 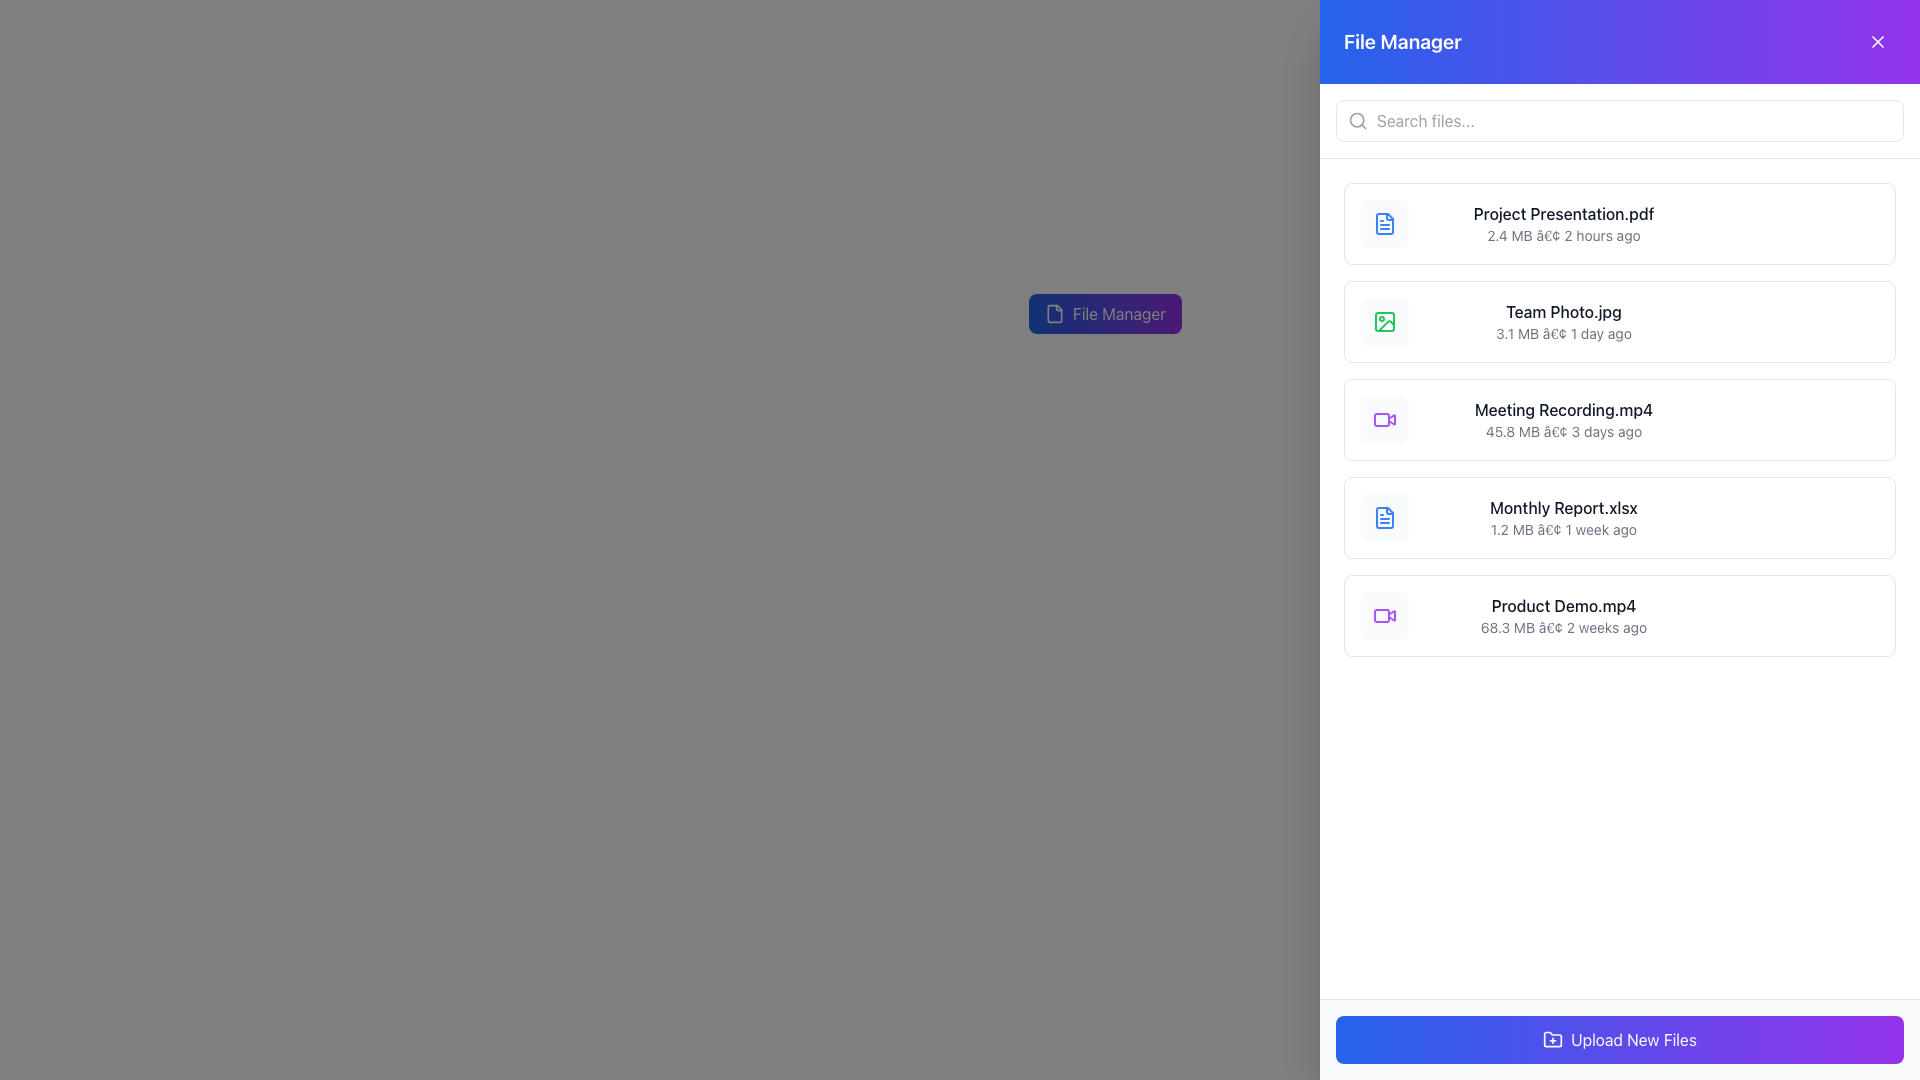 I want to click on the icon representing the image file associated with 'Team Photo.jpg', which is located to the left of the text in the second row of the file list in the 'File Manager' interface, so click(x=1384, y=320).